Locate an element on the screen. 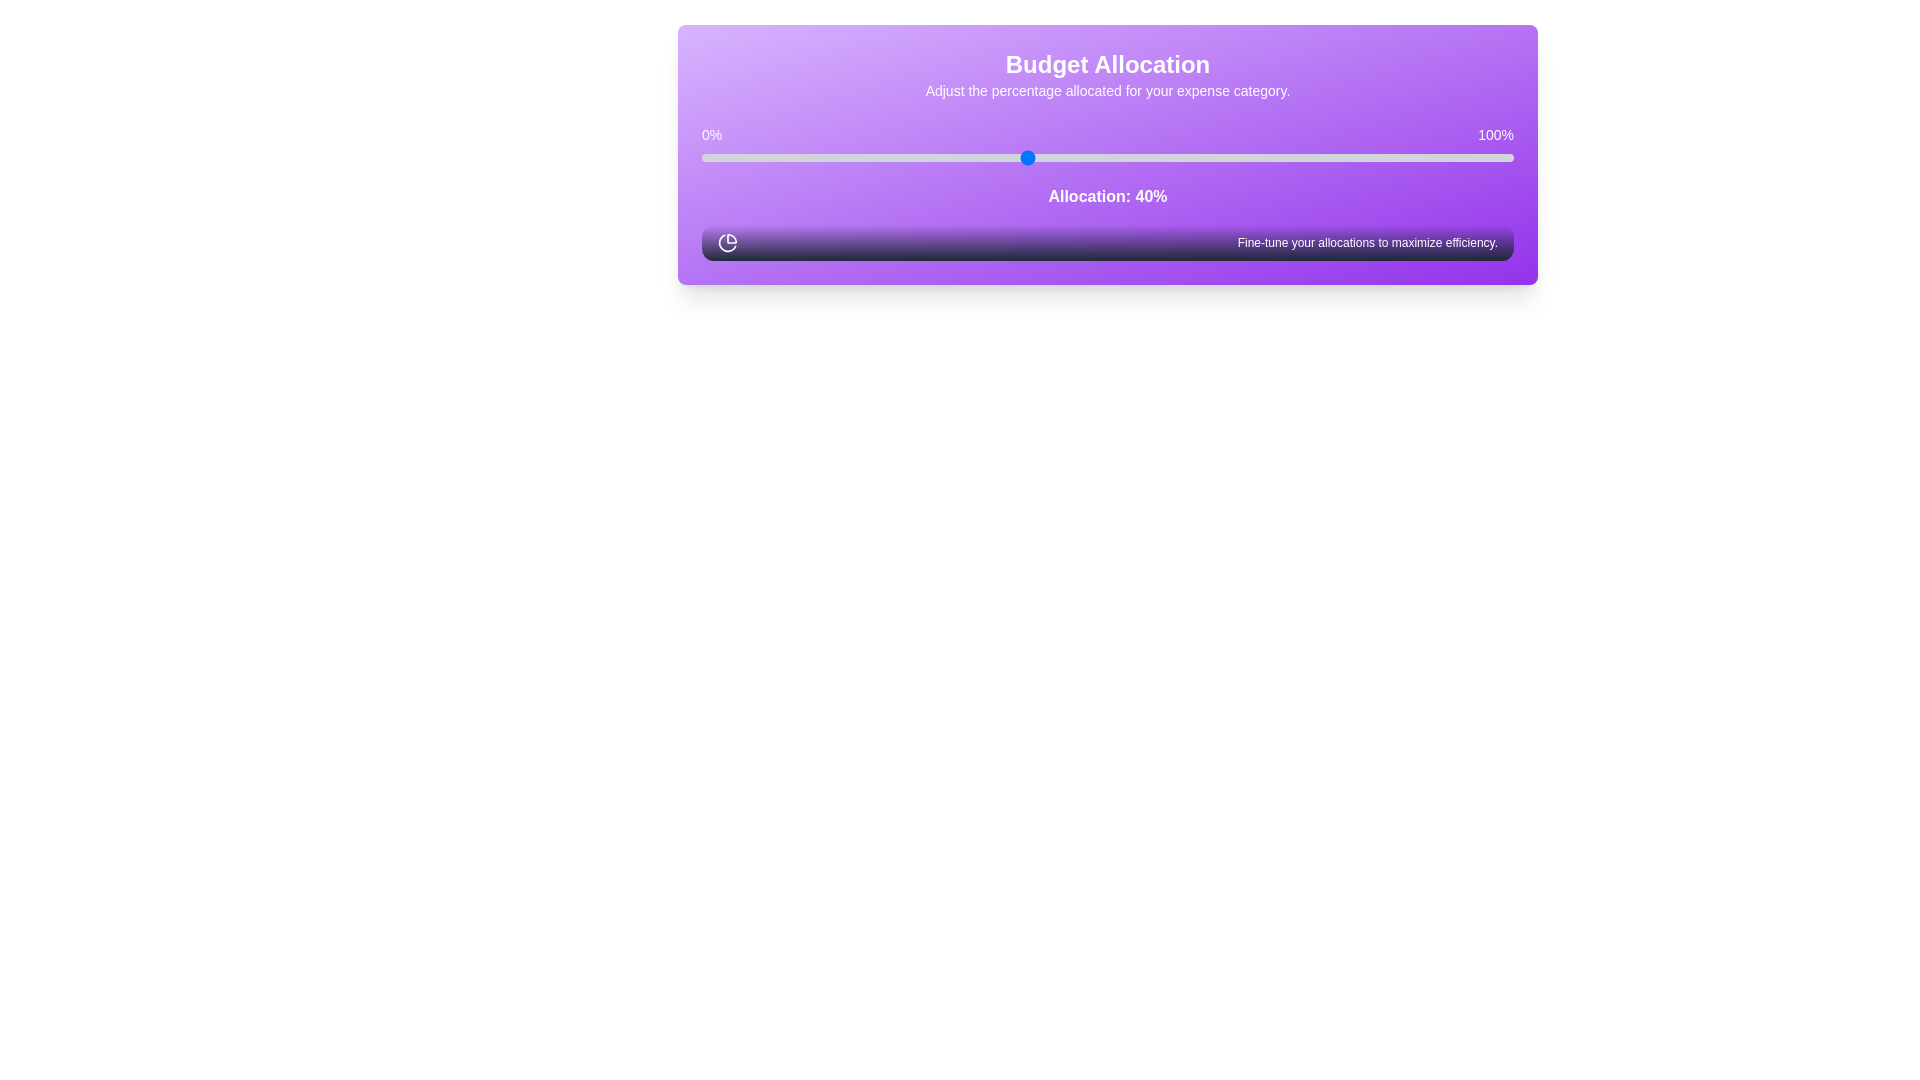 This screenshot has width=1920, height=1080. the SVG pie chart icon located at the bottom-left of the purple background section, which has a white stroke and a modern design is located at coordinates (727, 242).